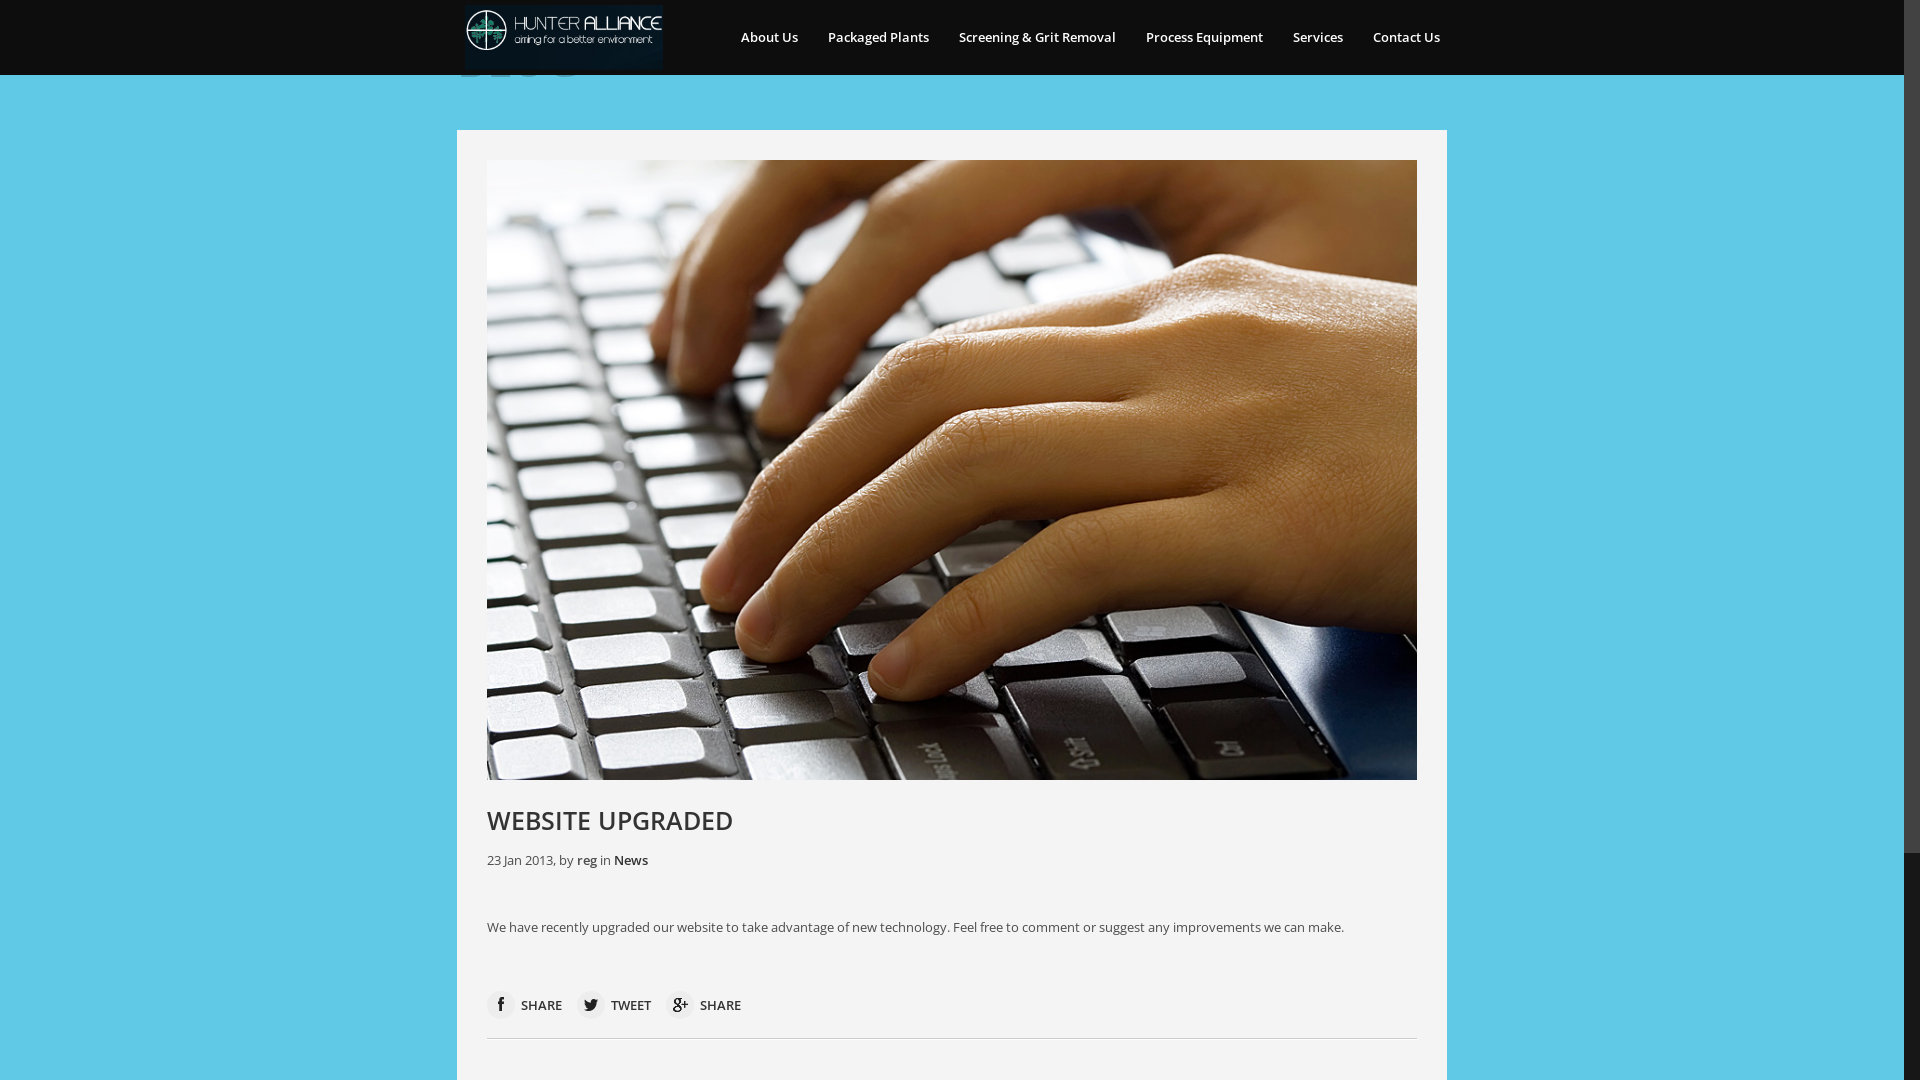 The width and height of the screenshot is (1920, 1080). What do you see at coordinates (613, 1005) in the screenshot?
I see `'TWEET'` at bounding box center [613, 1005].